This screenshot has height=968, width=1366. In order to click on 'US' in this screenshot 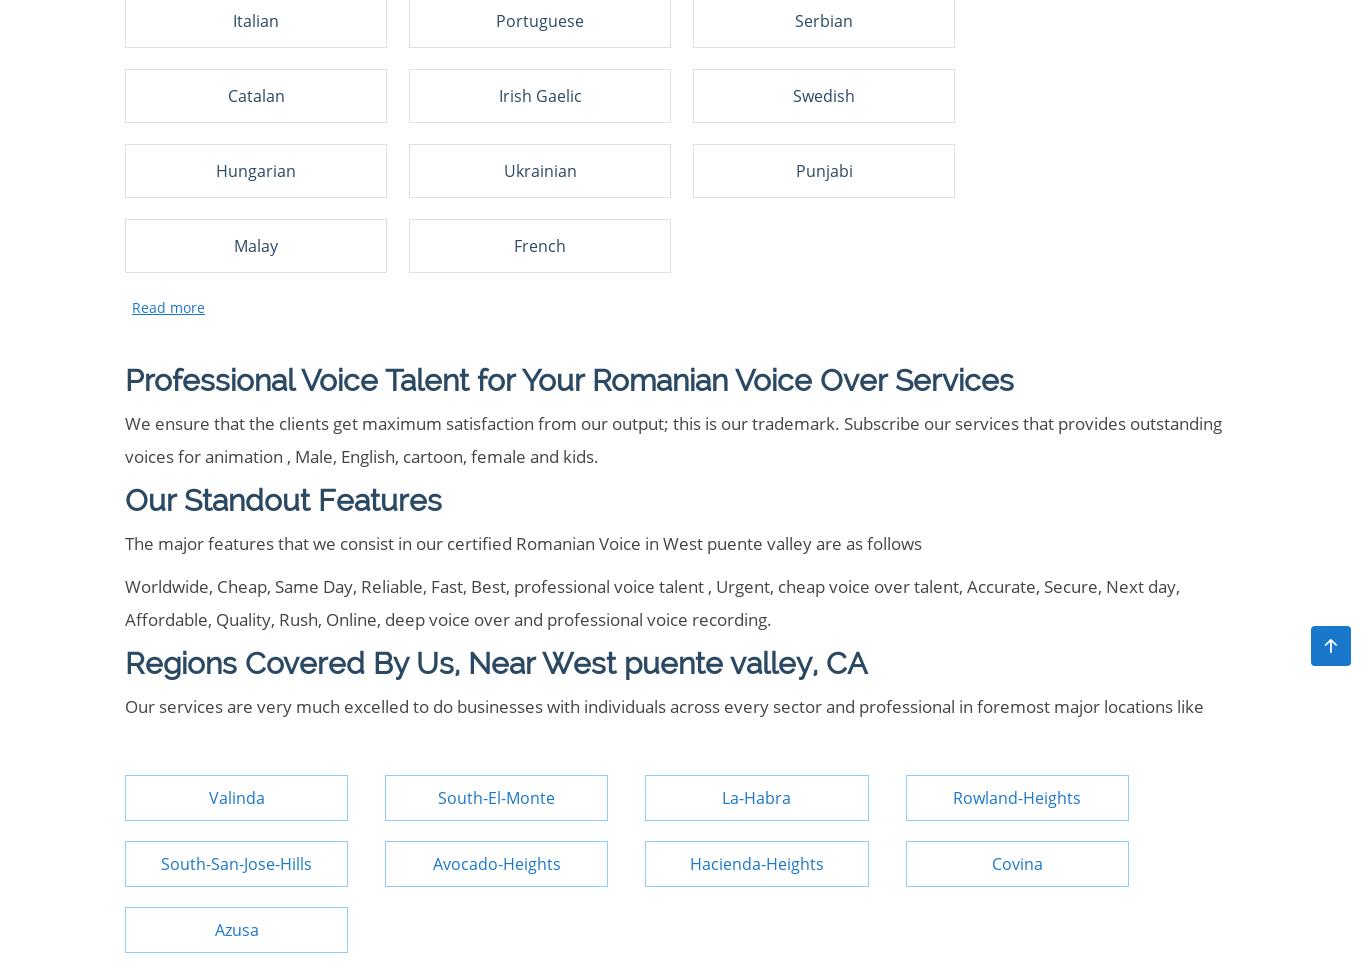, I will do `click(628, 16)`.